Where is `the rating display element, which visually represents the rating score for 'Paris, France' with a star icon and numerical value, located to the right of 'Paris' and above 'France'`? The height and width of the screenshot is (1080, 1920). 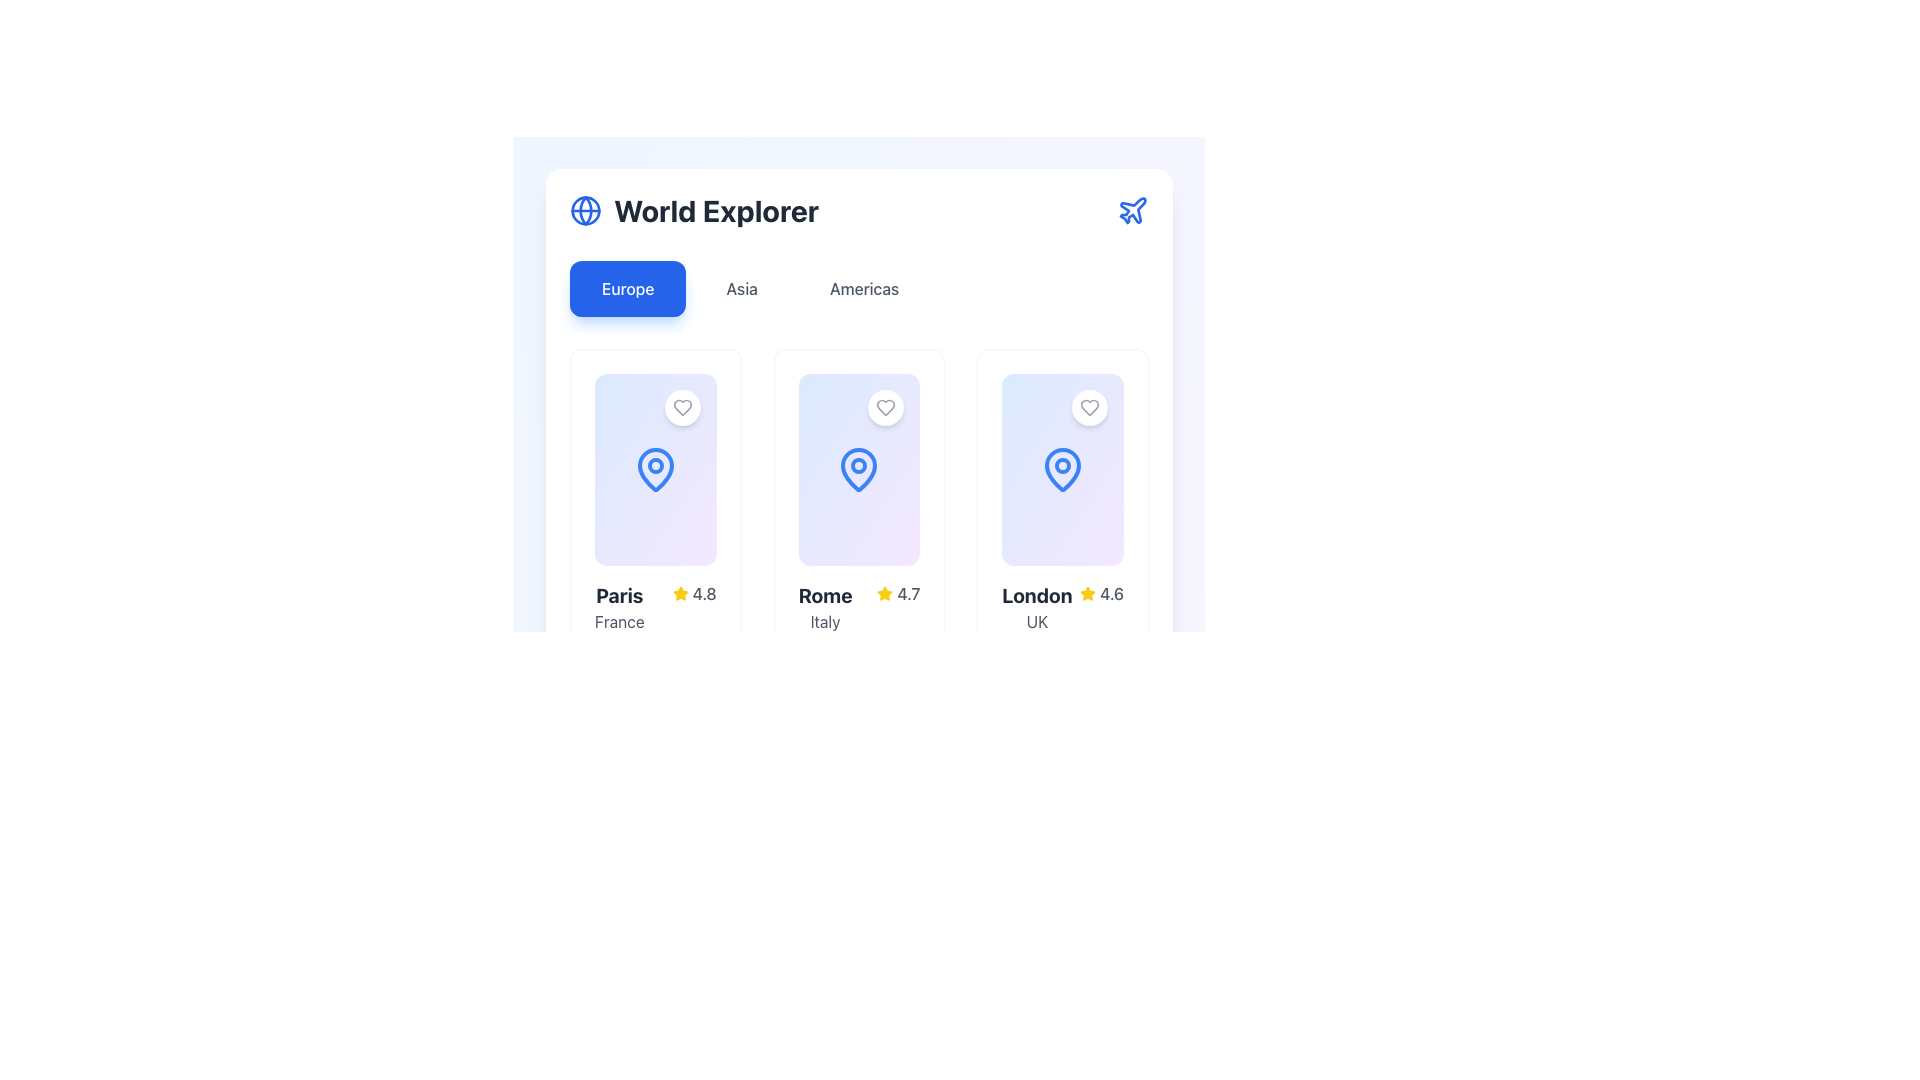
the rating display element, which visually represents the rating score for 'Paris, France' with a star icon and numerical value, located to the right of 'Paris' and above 'France' is located at coordinates (694, 593).